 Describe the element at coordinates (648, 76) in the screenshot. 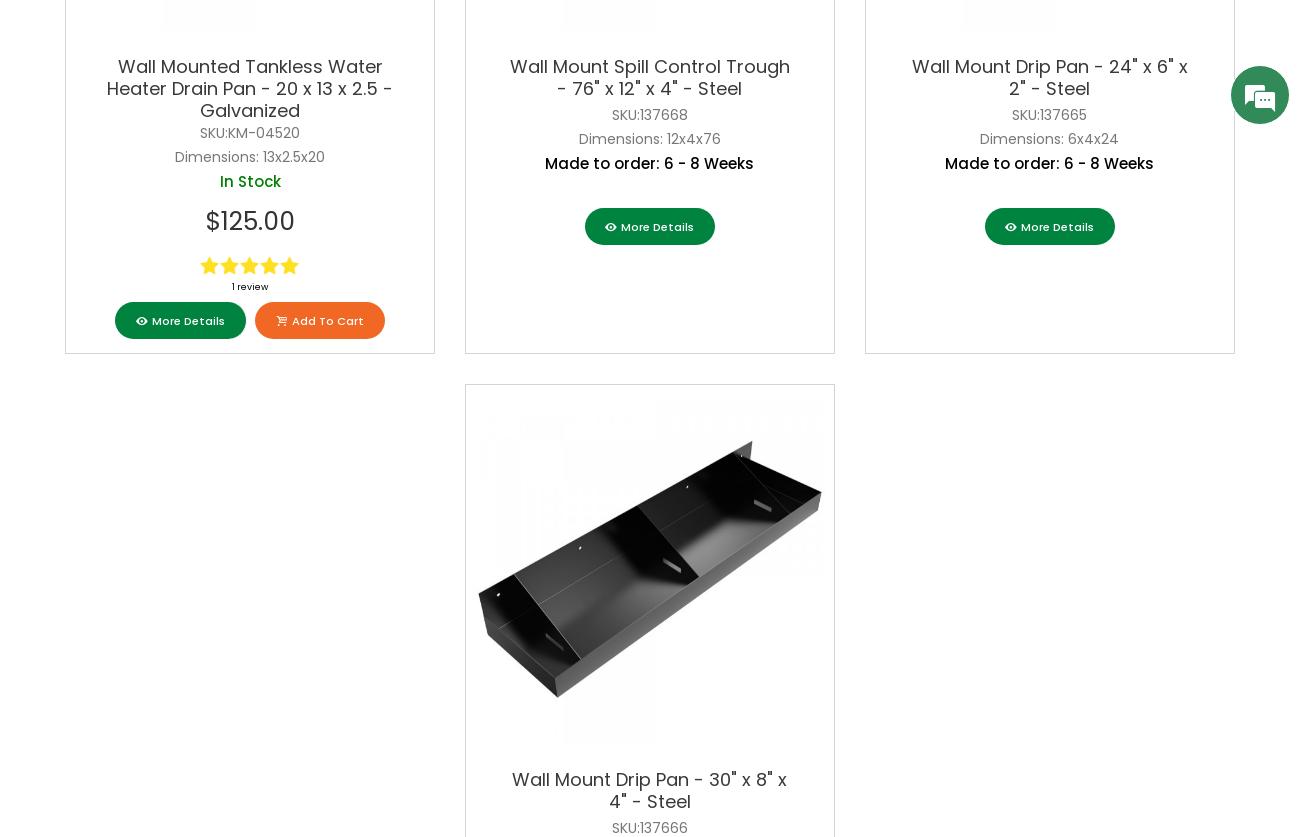

I see `'Wall Mount Spill Control Trough - 76" x 12" x 4" - Steel'` at that location.